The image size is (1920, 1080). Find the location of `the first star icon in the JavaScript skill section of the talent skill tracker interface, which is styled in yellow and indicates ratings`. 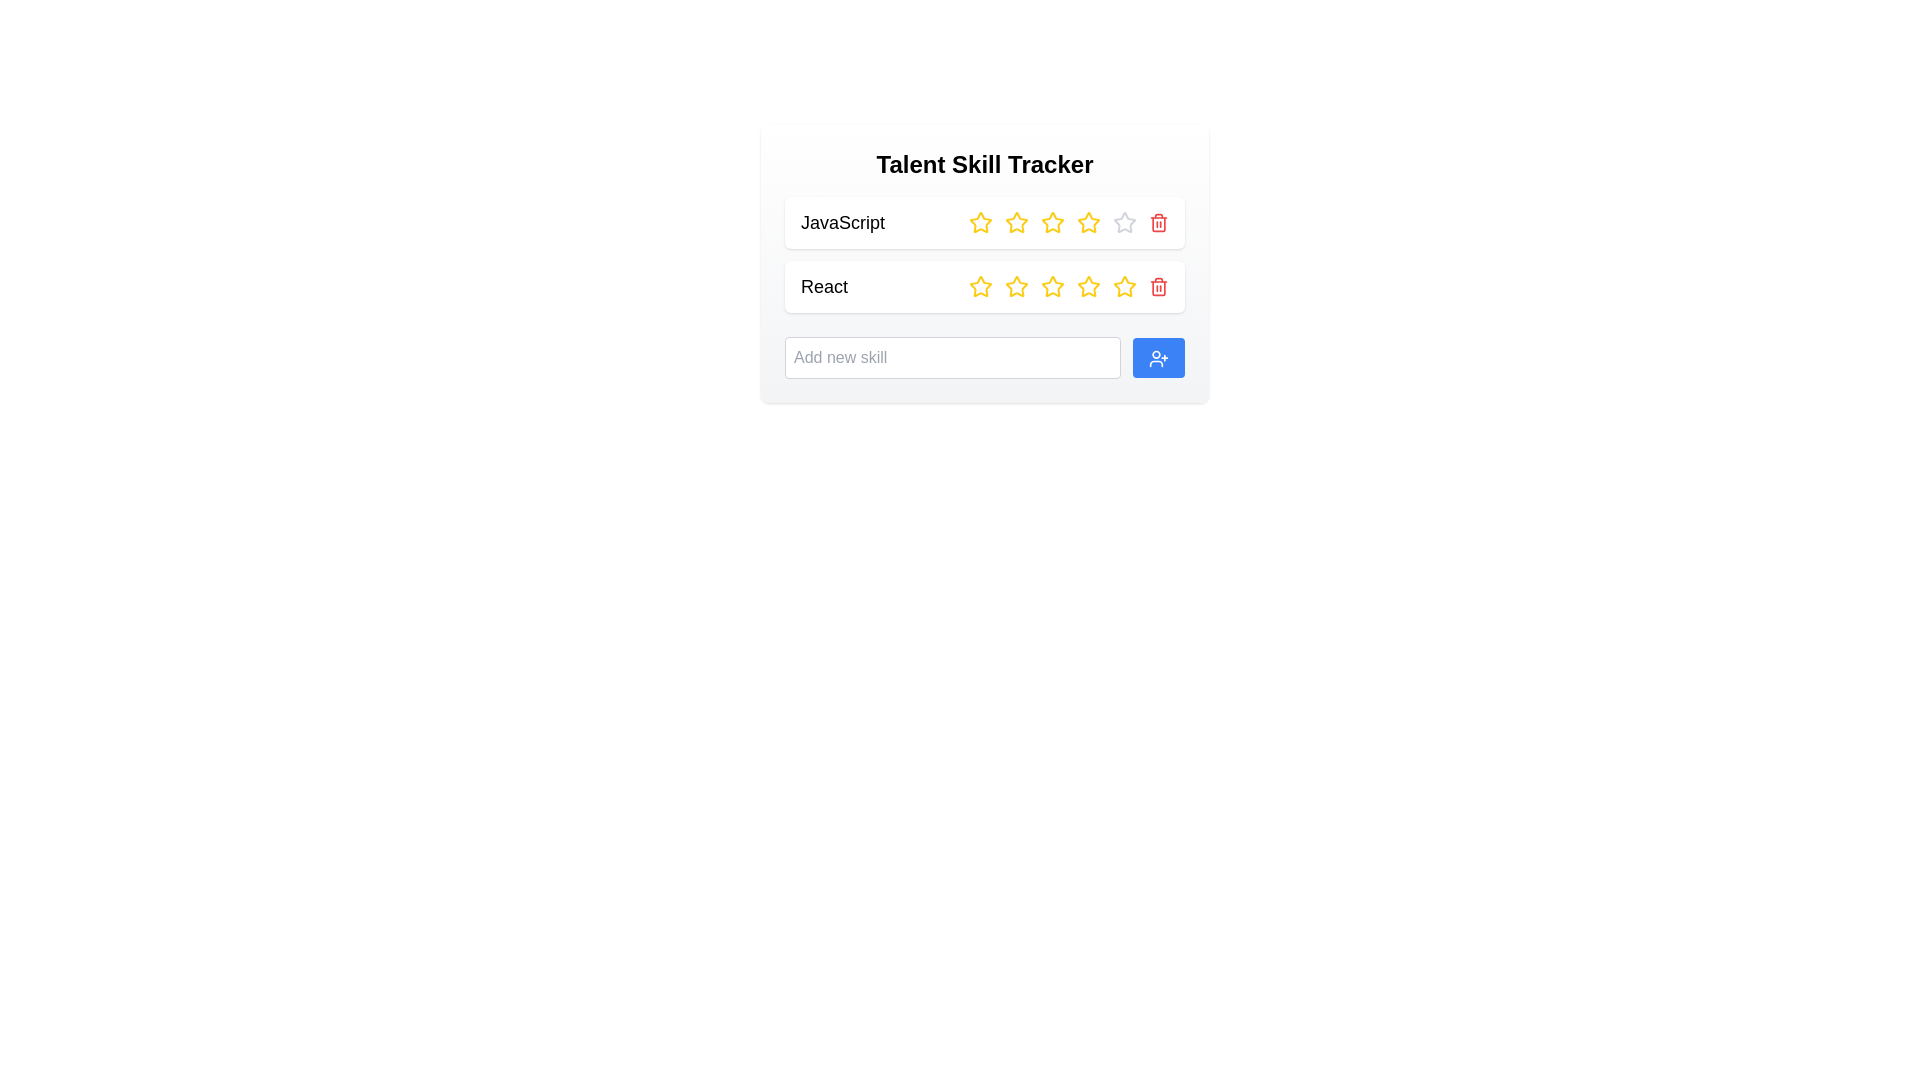

the first star icon in the JavaScript skill section of the talent skill tracker interface, which is styled in yellow and indicates ratings is located at coordinates (980, 222).